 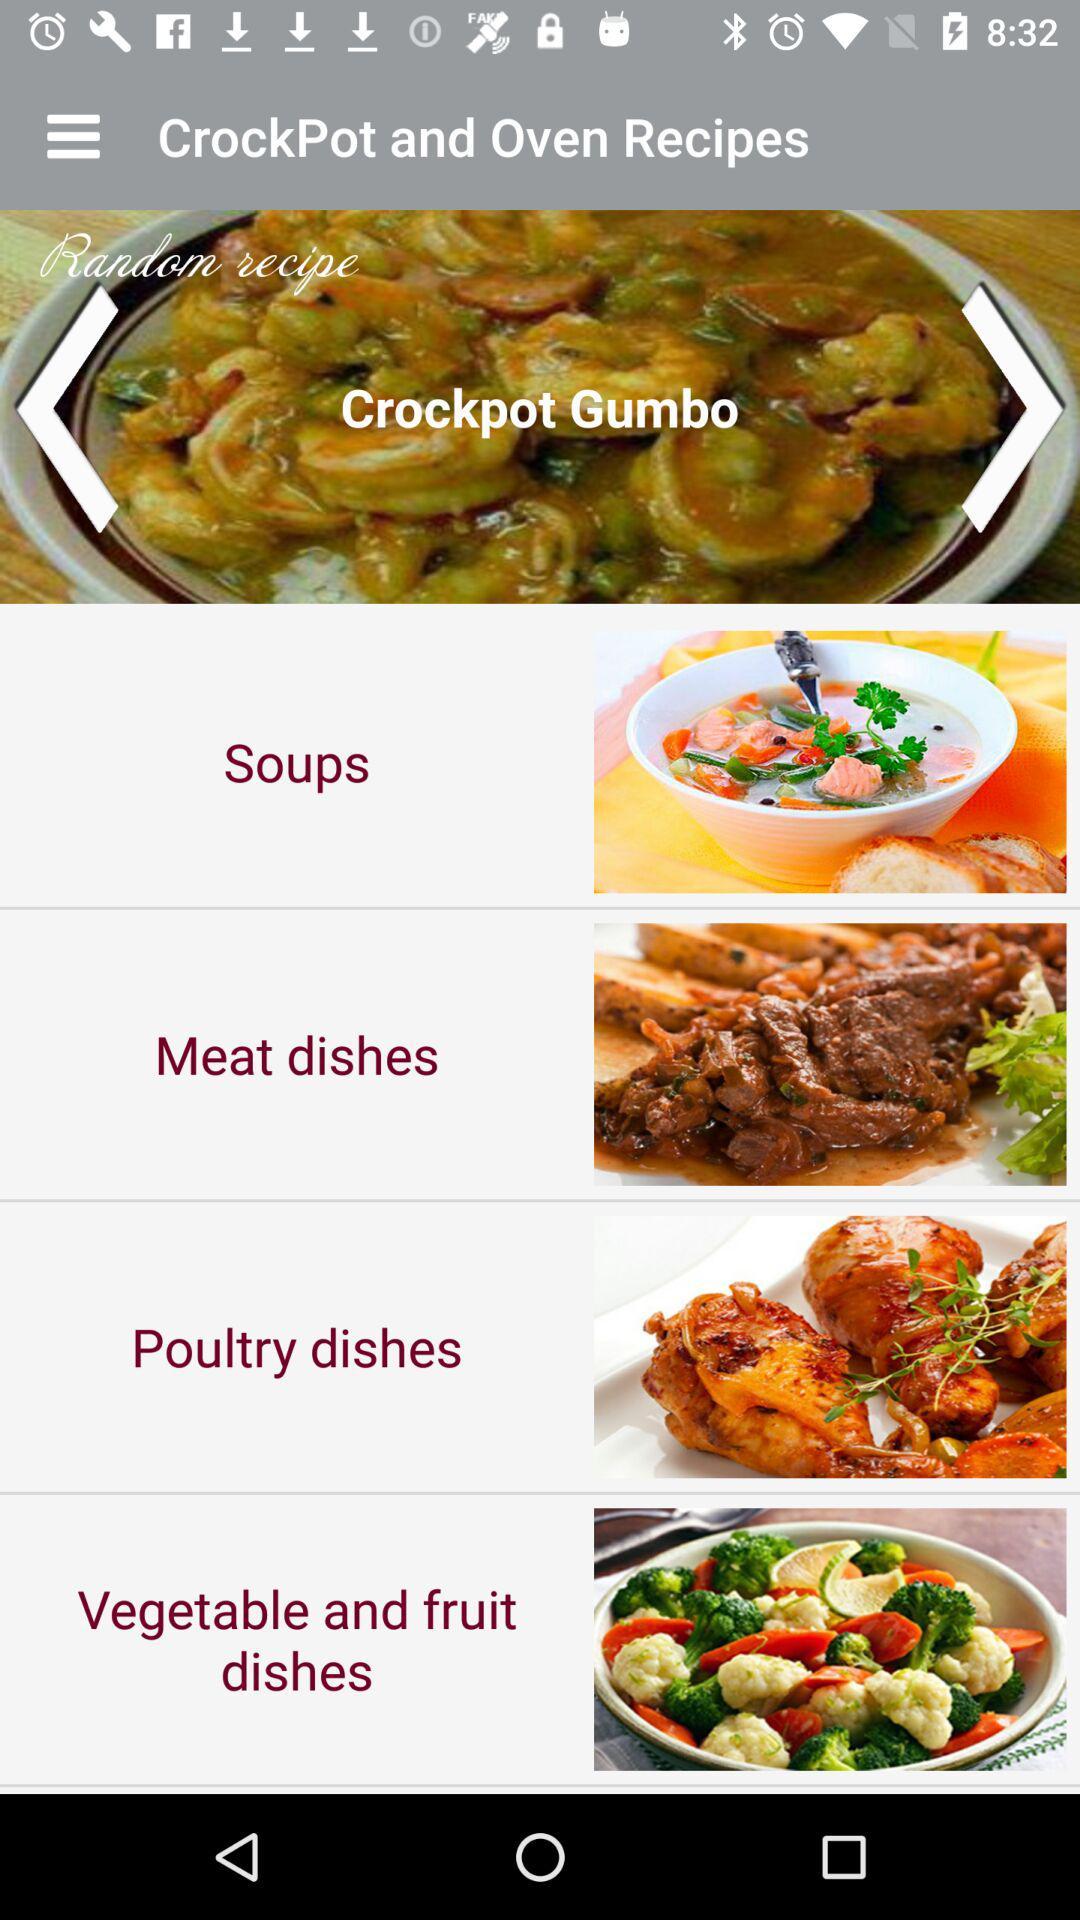 What do you see at coordinates (64, 405) in the screenshot?
I see `the arrow_backward icon` at bounding box center [64, 405].